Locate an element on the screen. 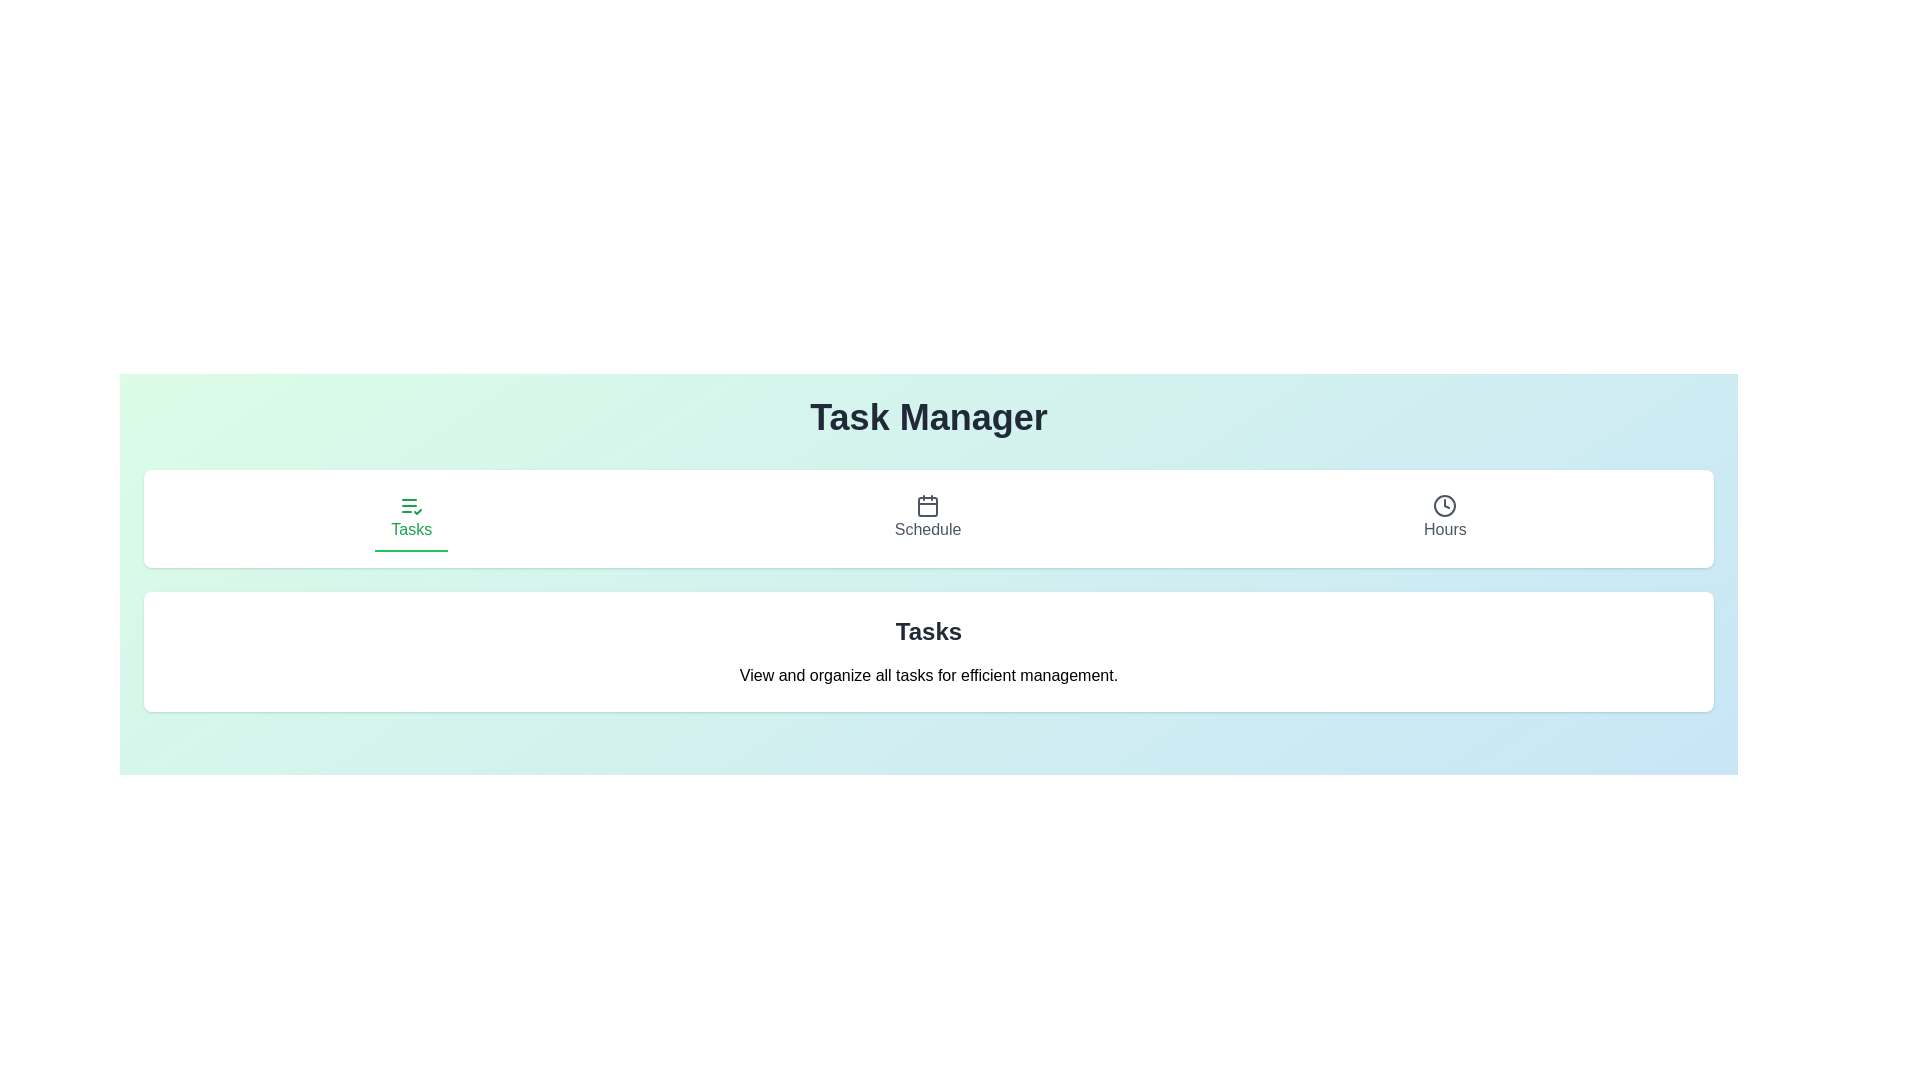  the clock-shaped icon located in the 'Hours' section, which is a clickable button in the header, positioned centrally above the 'Hours' label is located at coordinates (1445, 504).